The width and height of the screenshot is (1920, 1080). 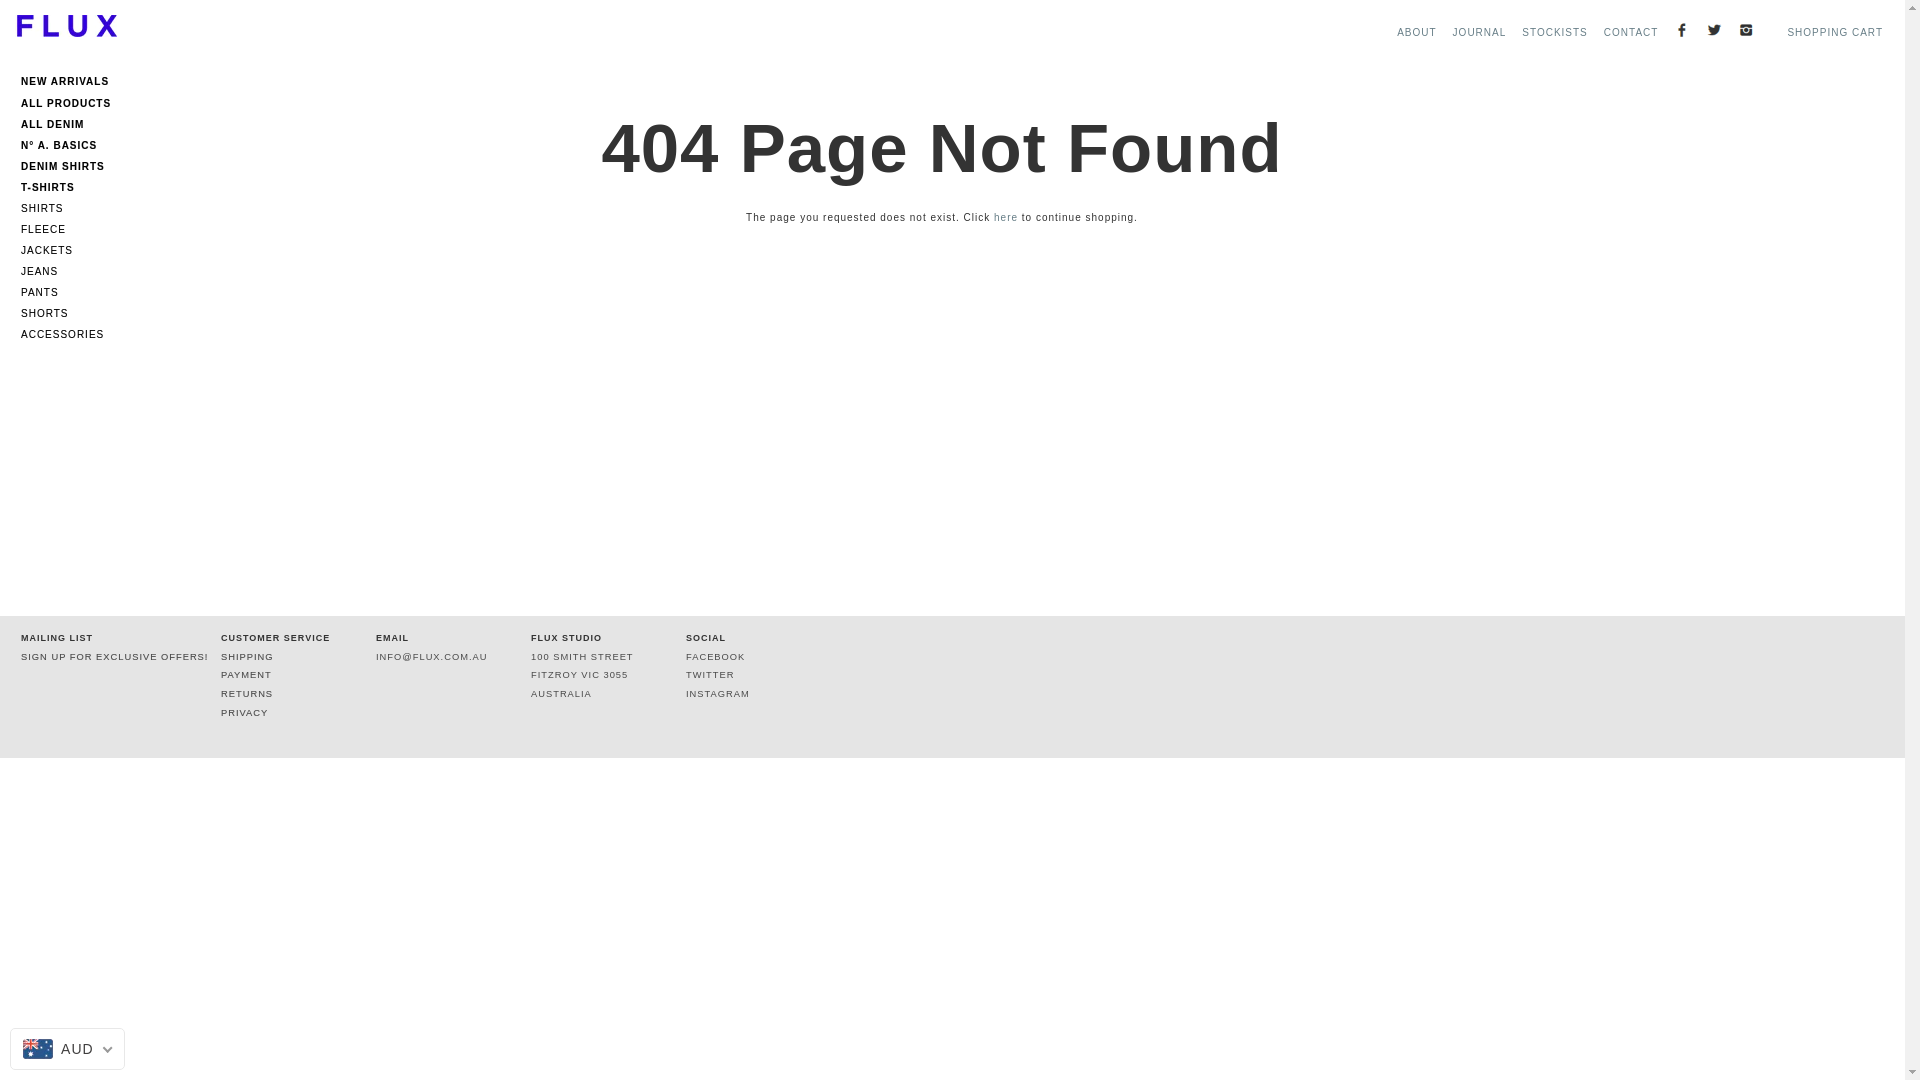 I want to click on 'ALL DENIM', so click(x=20, y=121).